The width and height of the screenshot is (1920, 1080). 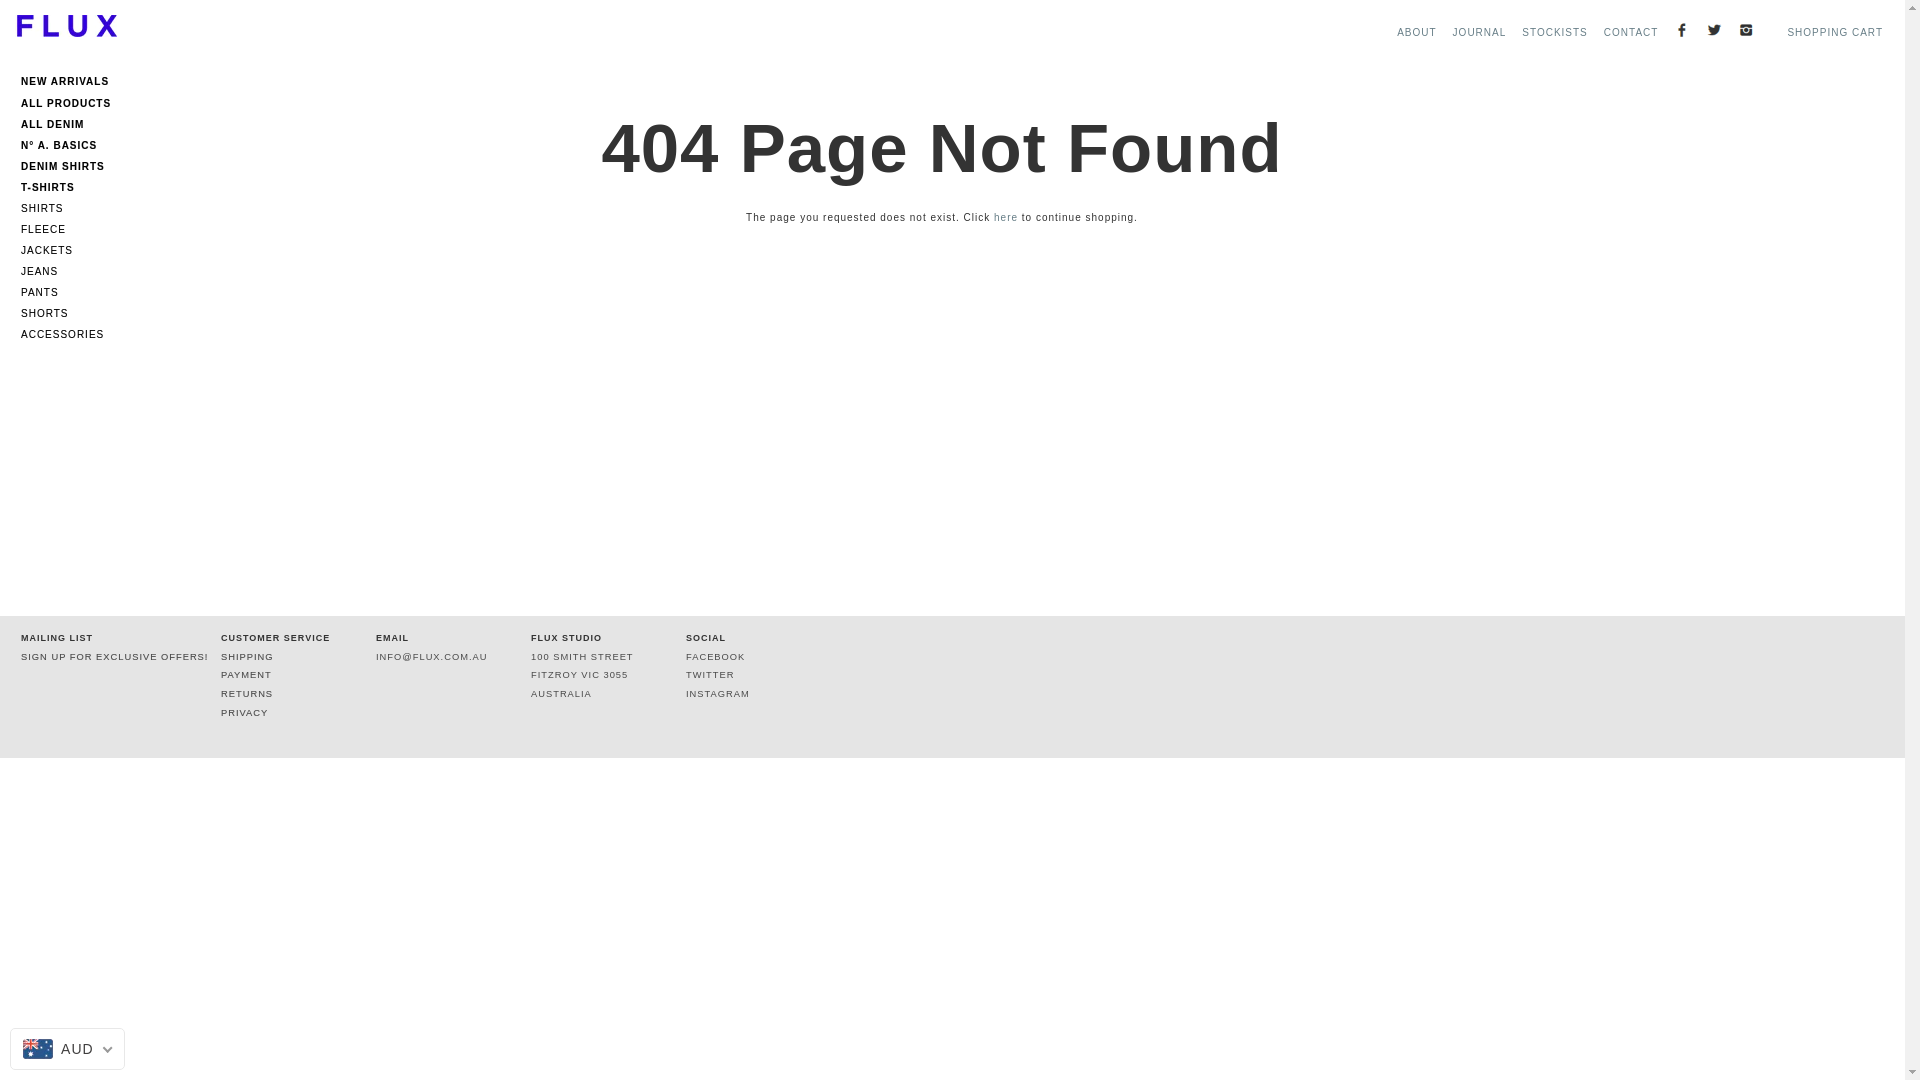 I want to click on 'ALL DENIM', so click(x=20, y=121).